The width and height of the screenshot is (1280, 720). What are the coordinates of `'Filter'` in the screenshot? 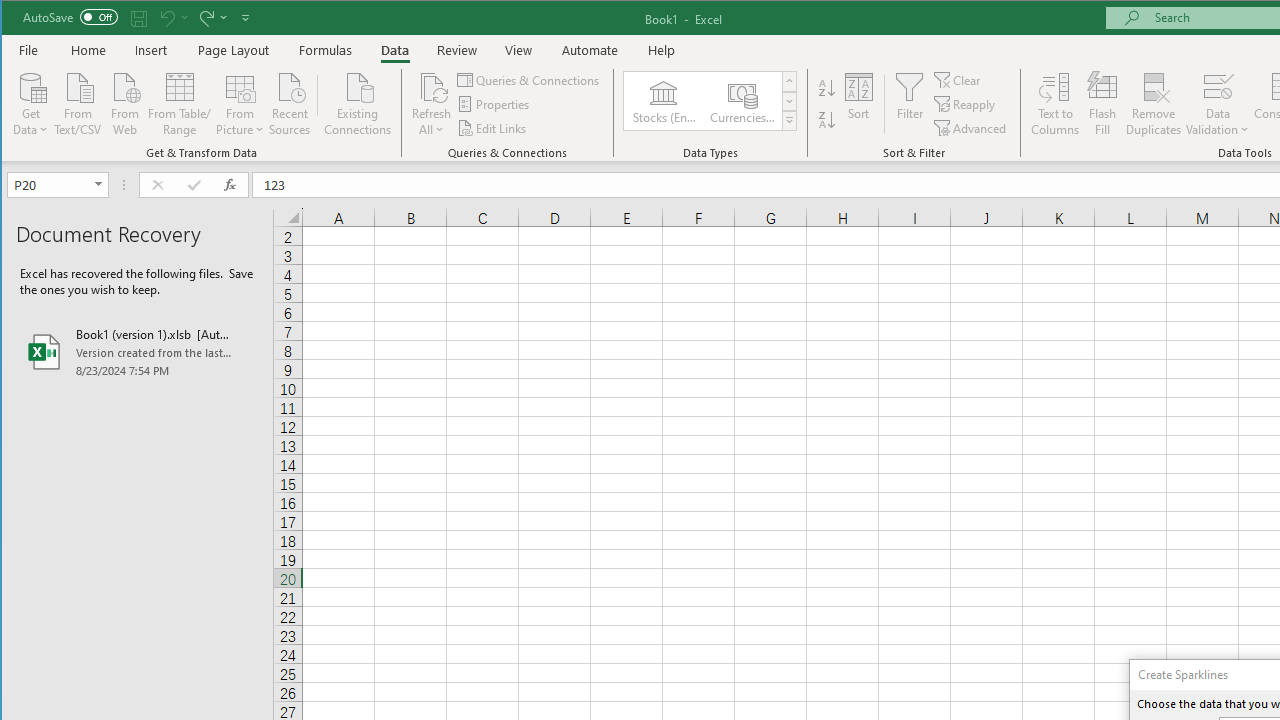 It's located at (909, 104).